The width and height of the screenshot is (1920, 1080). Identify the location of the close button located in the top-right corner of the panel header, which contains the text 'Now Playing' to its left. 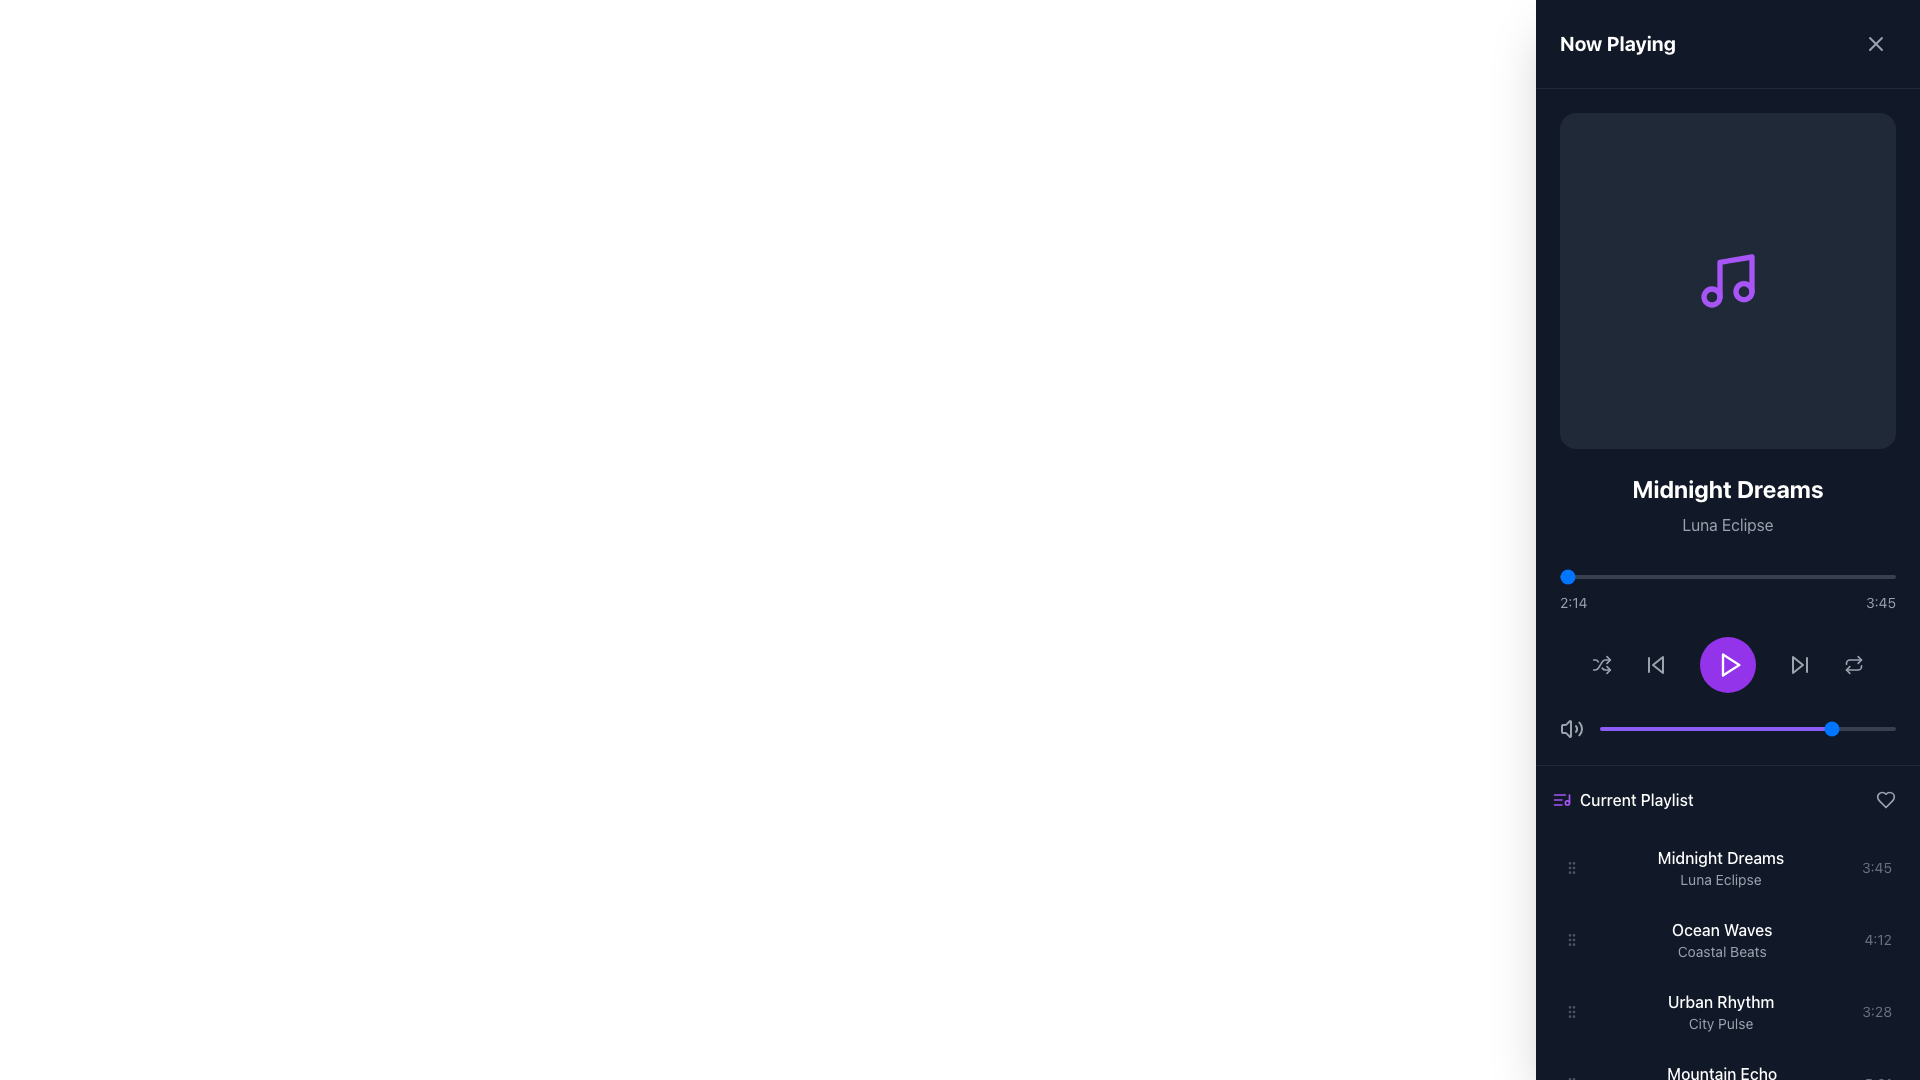
(1875, 43).